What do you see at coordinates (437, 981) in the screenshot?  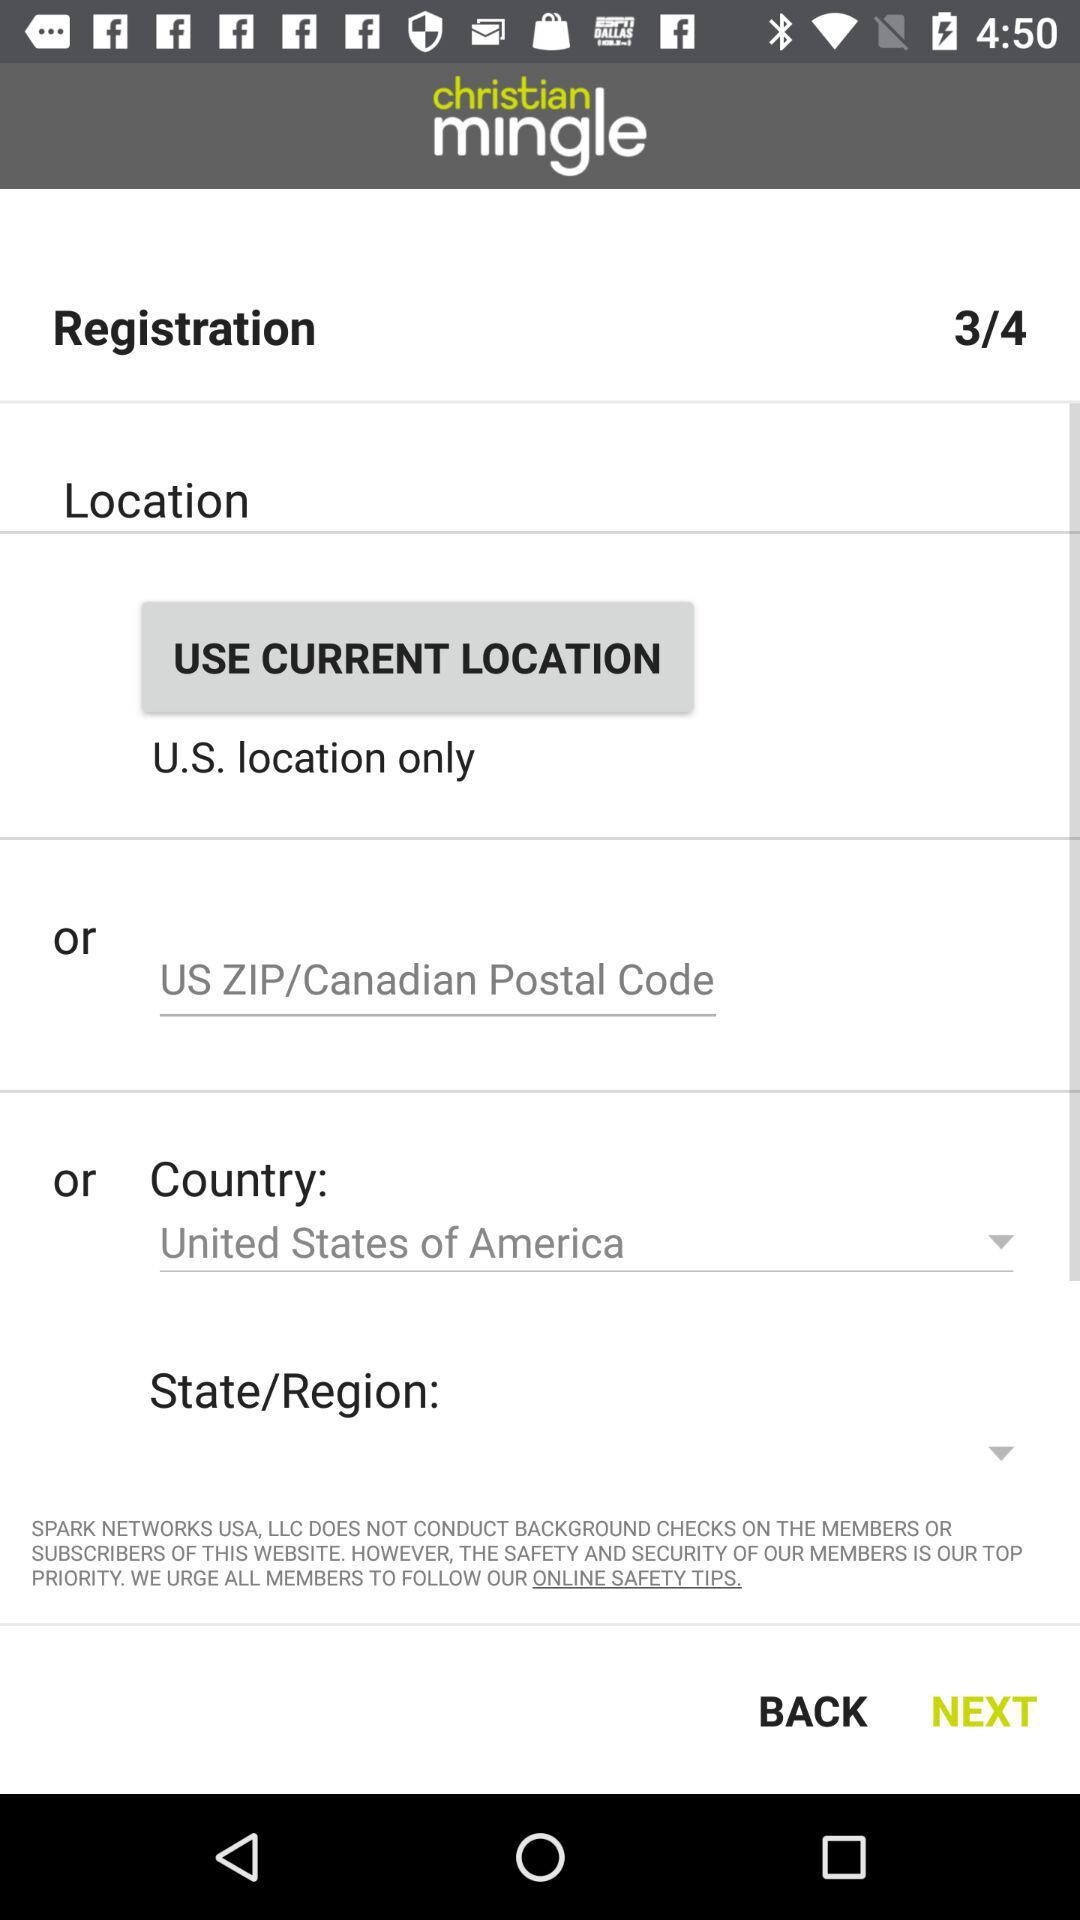 I see `postal code box` at bounding box center [437, 981].